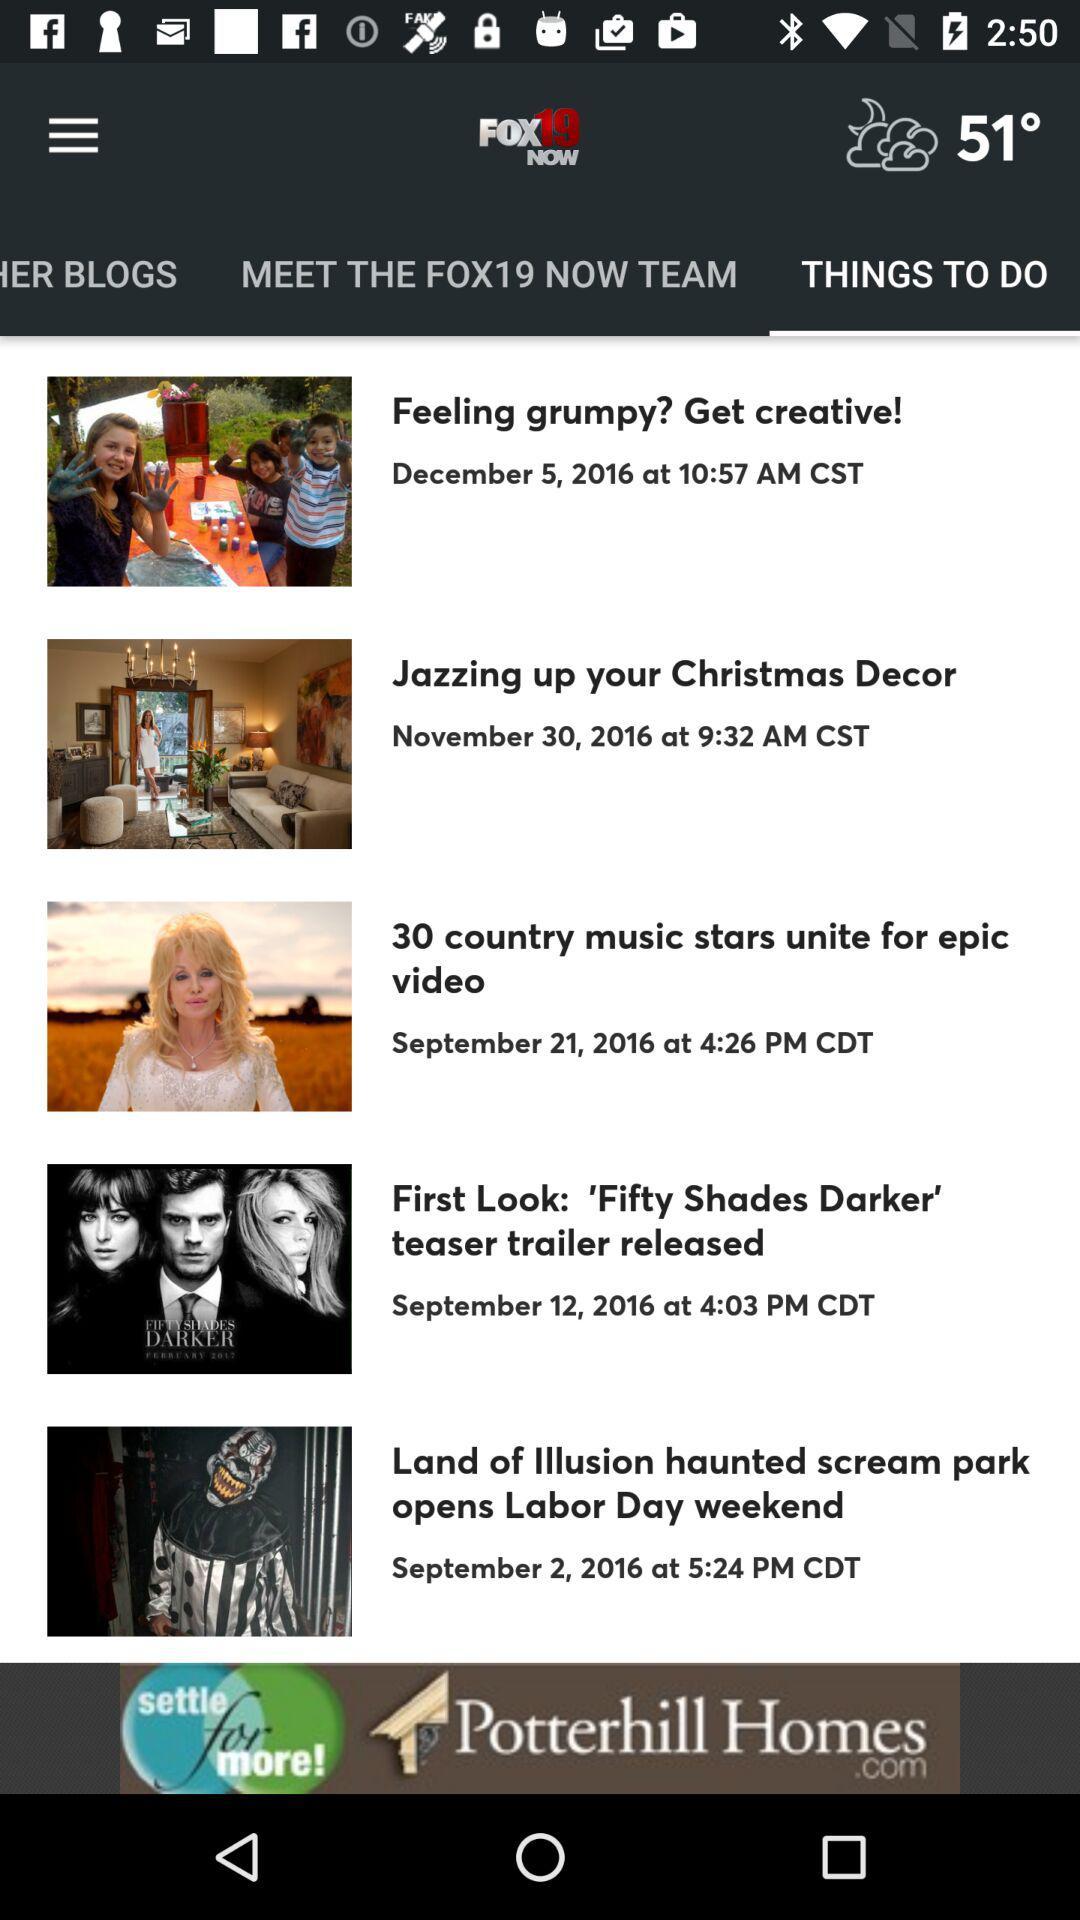  What do you see at coordinates (540, 1727) in the screenshot?
I see `so the advertisement` at bounding box center [540, 1727].